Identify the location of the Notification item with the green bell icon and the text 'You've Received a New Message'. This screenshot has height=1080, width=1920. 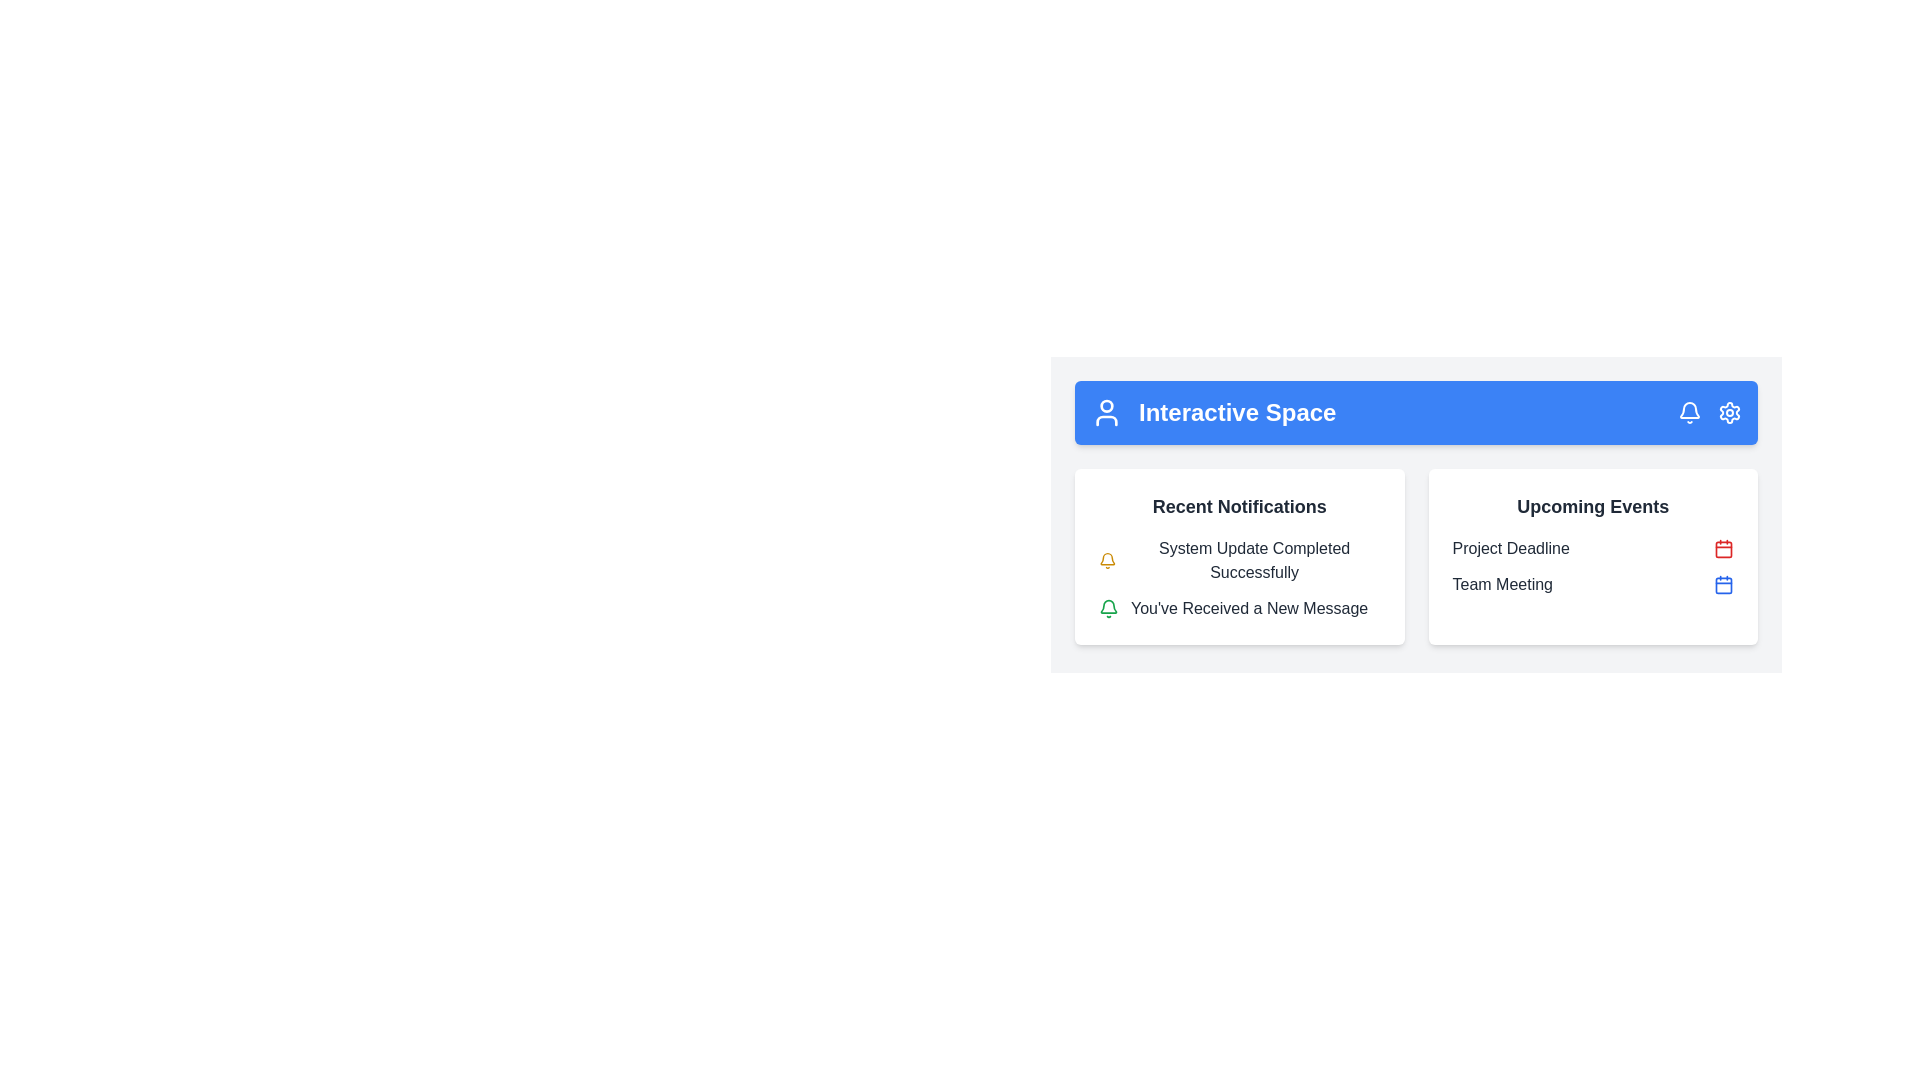
(1238, 608).